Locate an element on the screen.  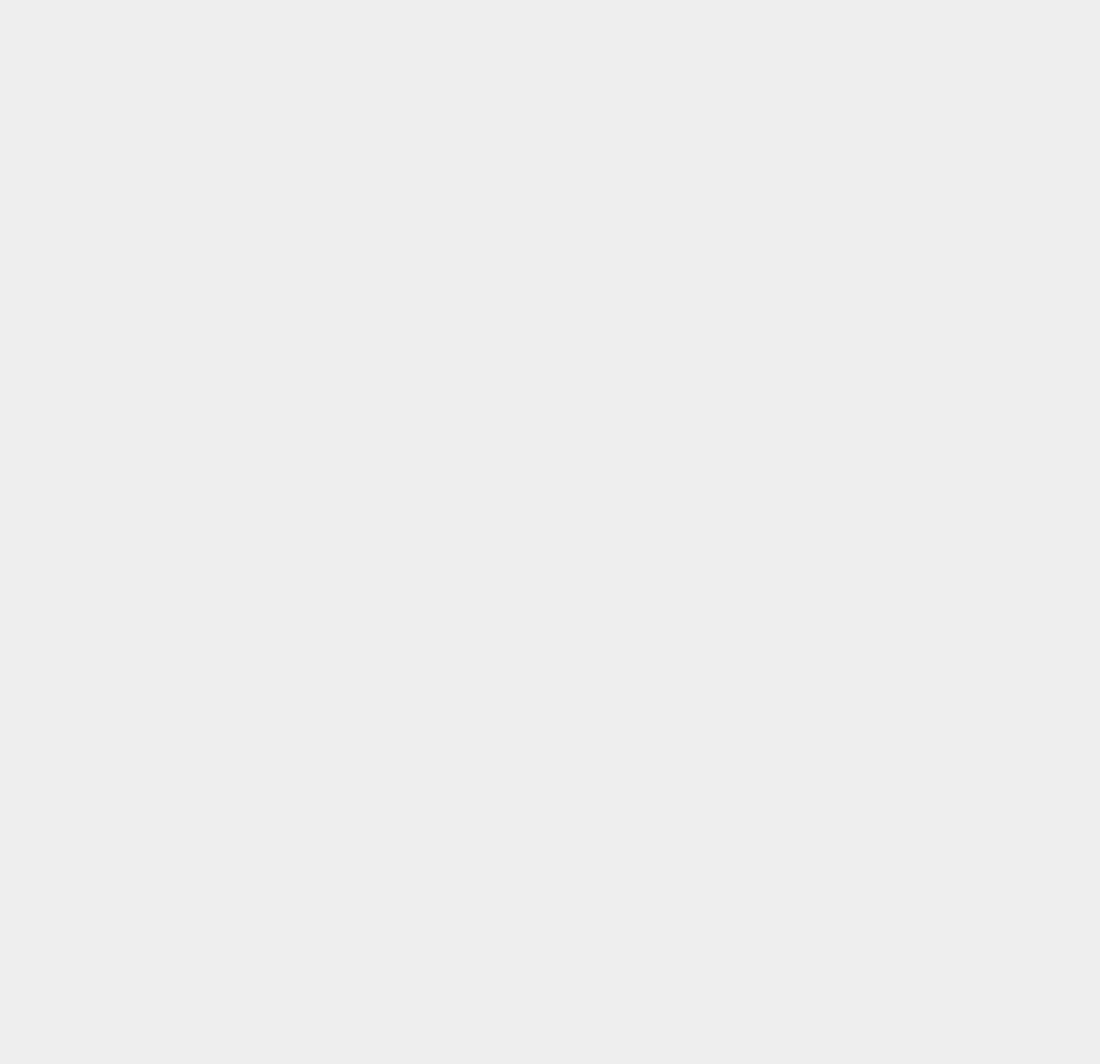
'Wordpress Themes' is located at coordinates (836, 759).